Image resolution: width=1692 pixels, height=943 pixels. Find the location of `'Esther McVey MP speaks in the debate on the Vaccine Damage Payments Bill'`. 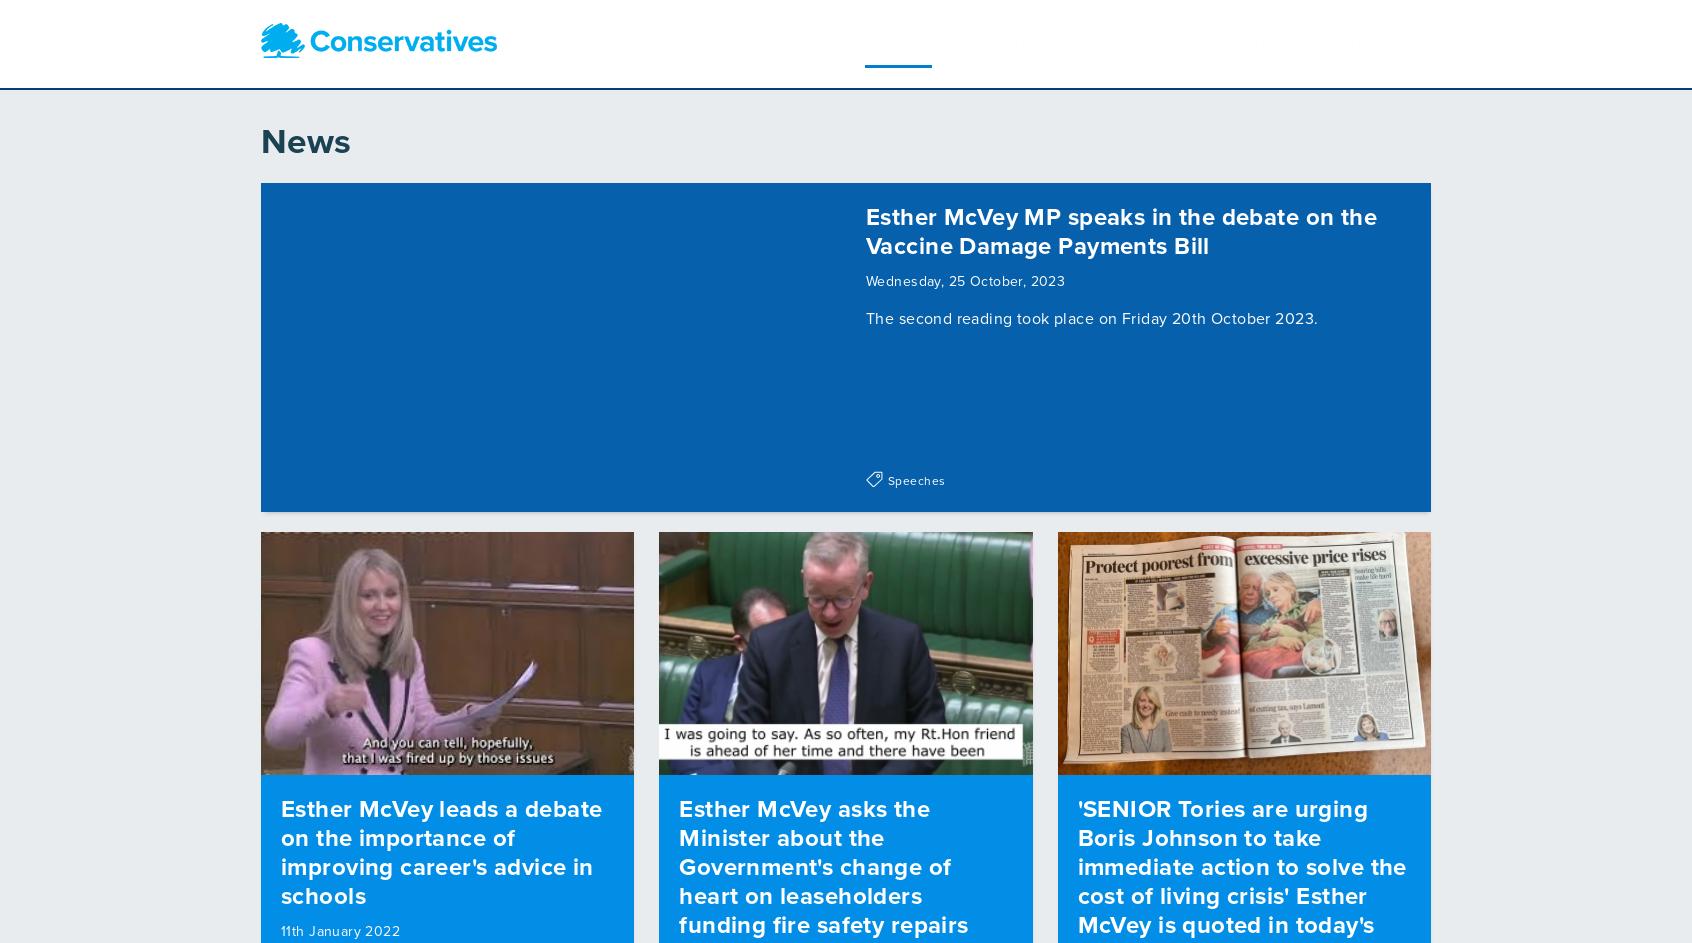

'Esther McVey MP speaks in the debate on the Vaccine Damage Payments Bill' is located at coordinates (864, 224).